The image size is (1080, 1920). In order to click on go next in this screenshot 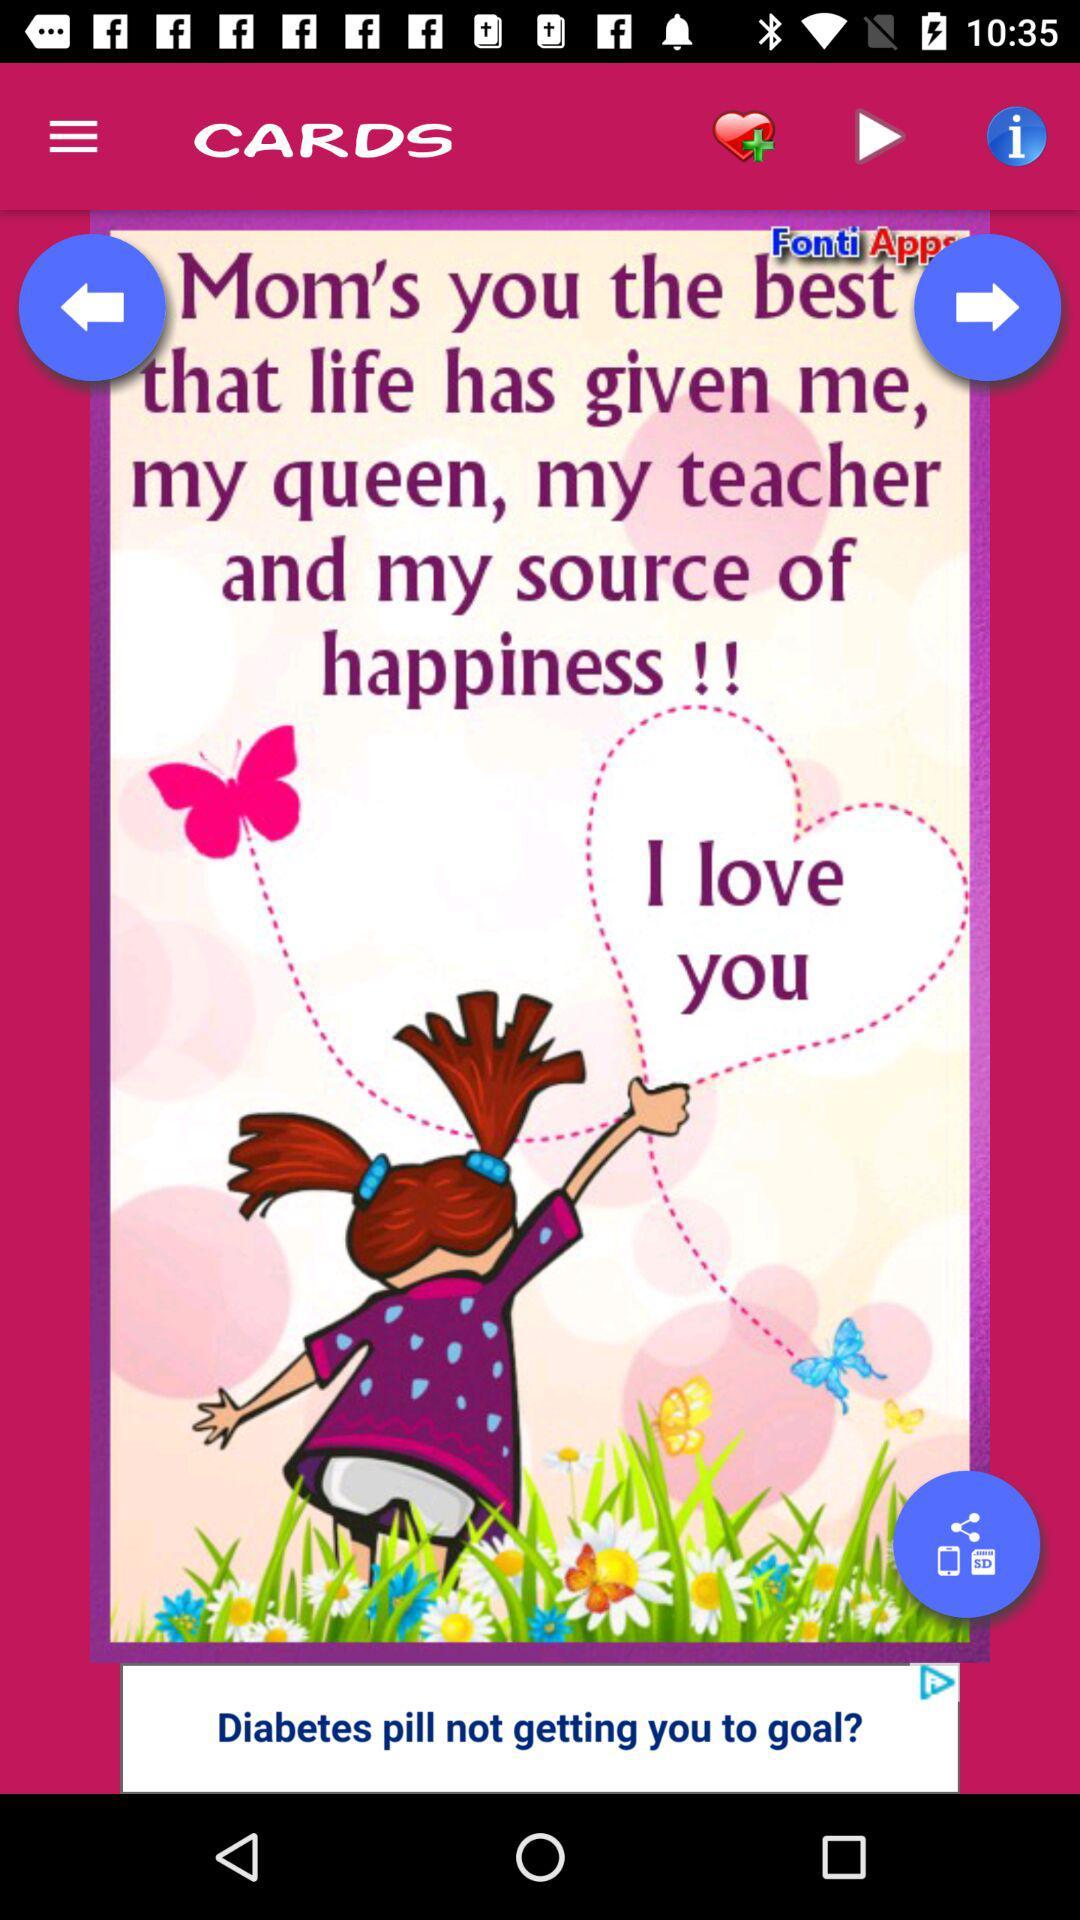, I will do `click(986, 306)`.